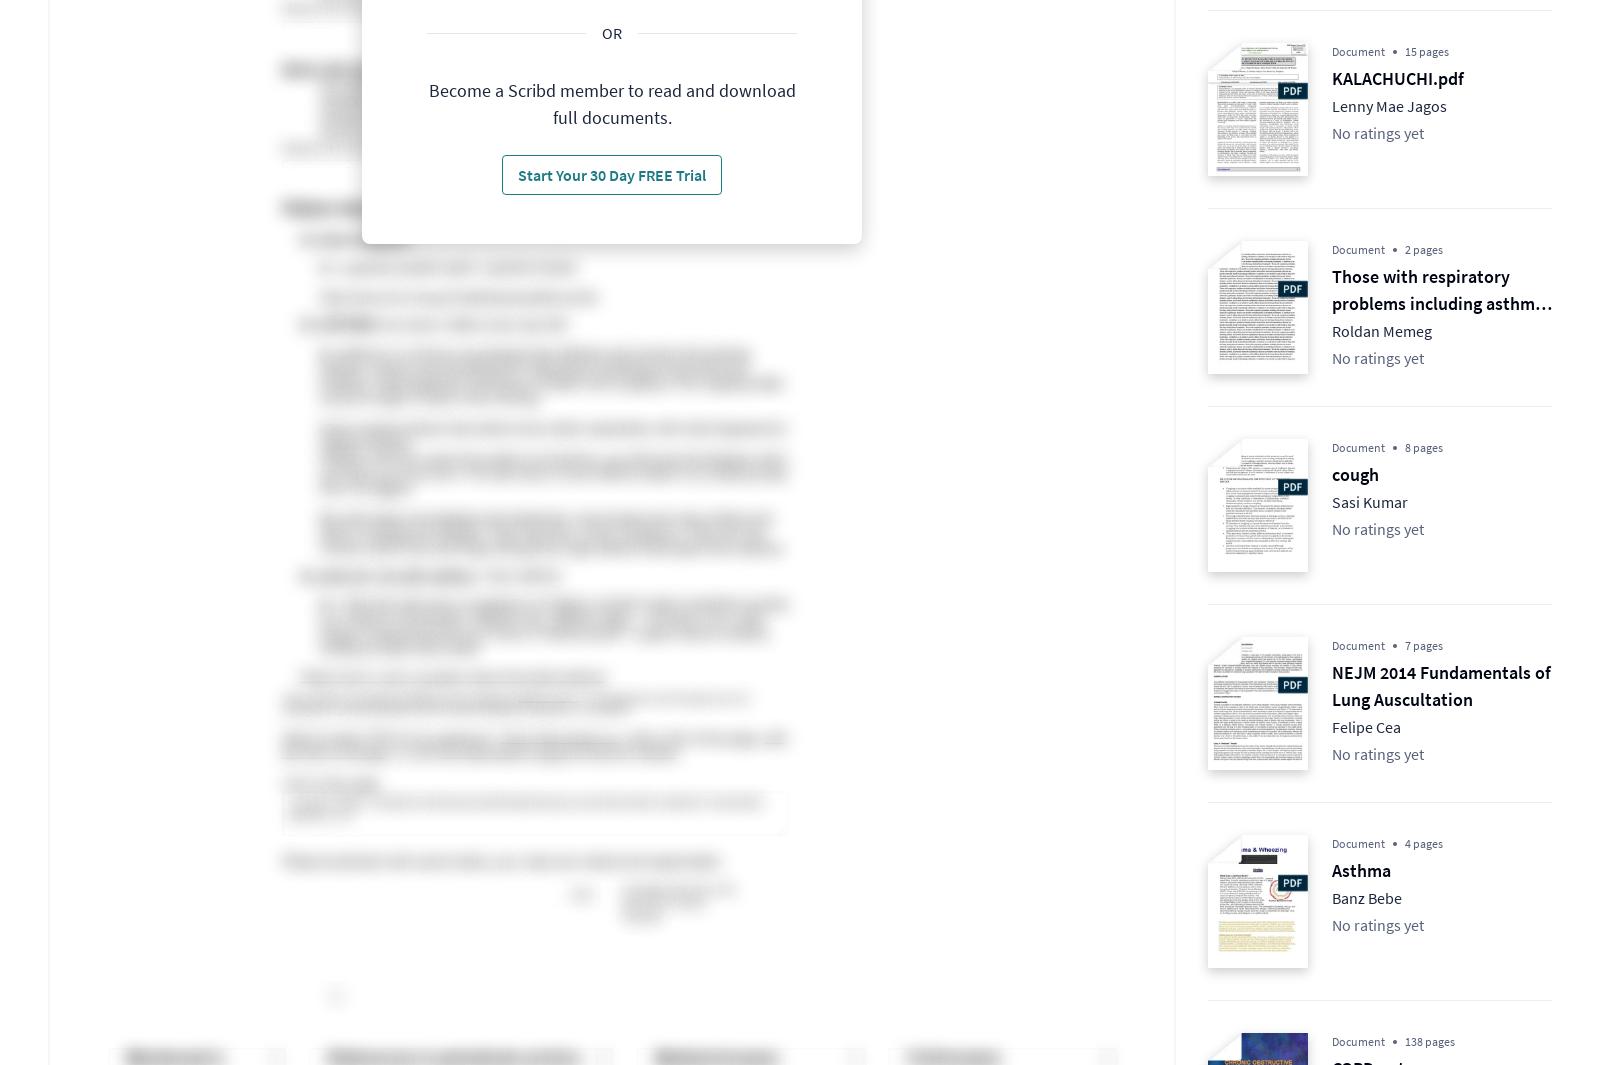 This screenshot has height=1065, width=1600. What do you see at coordinates (1388, 104) in the screenshot?
I see `'Lenny Mae Jagos'` at bounding box center [1388, 104].